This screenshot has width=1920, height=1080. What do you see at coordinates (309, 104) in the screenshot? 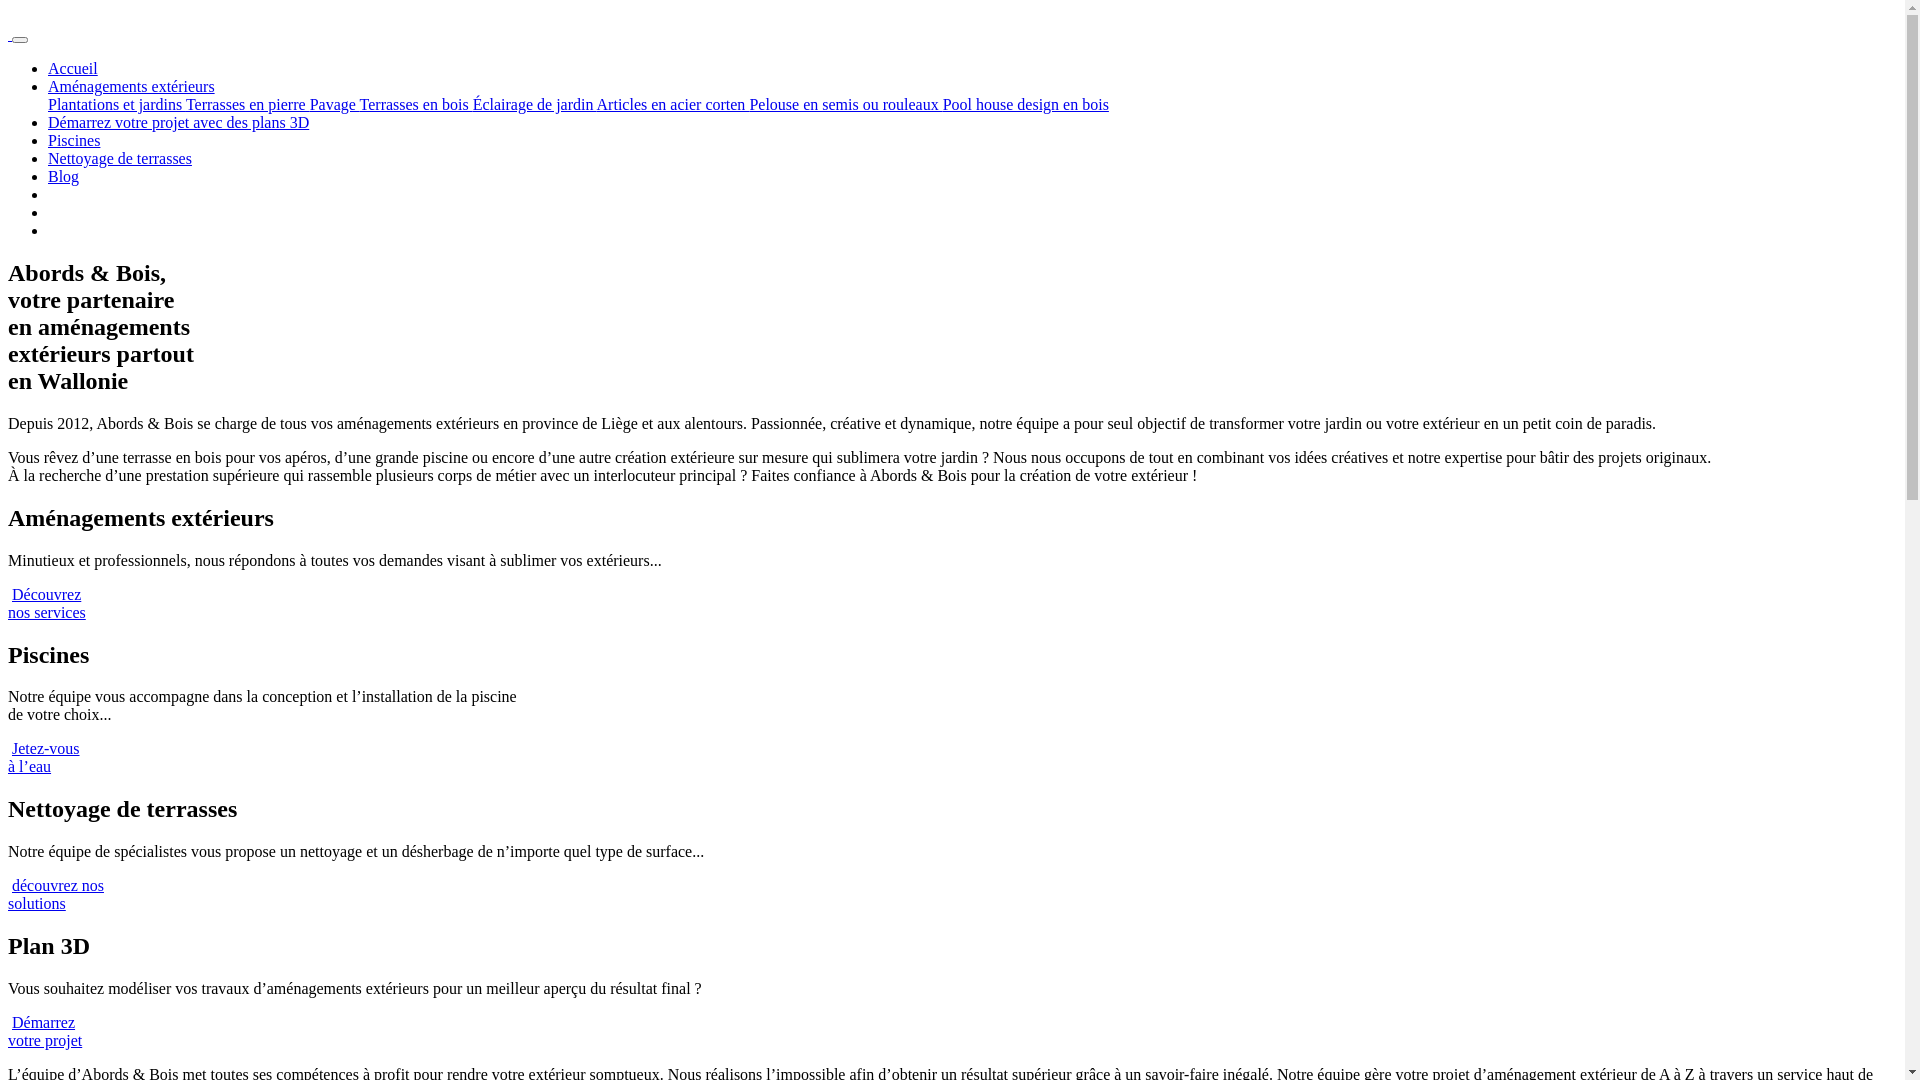
I see `'Pavage'` at bounding box center [309, 104].